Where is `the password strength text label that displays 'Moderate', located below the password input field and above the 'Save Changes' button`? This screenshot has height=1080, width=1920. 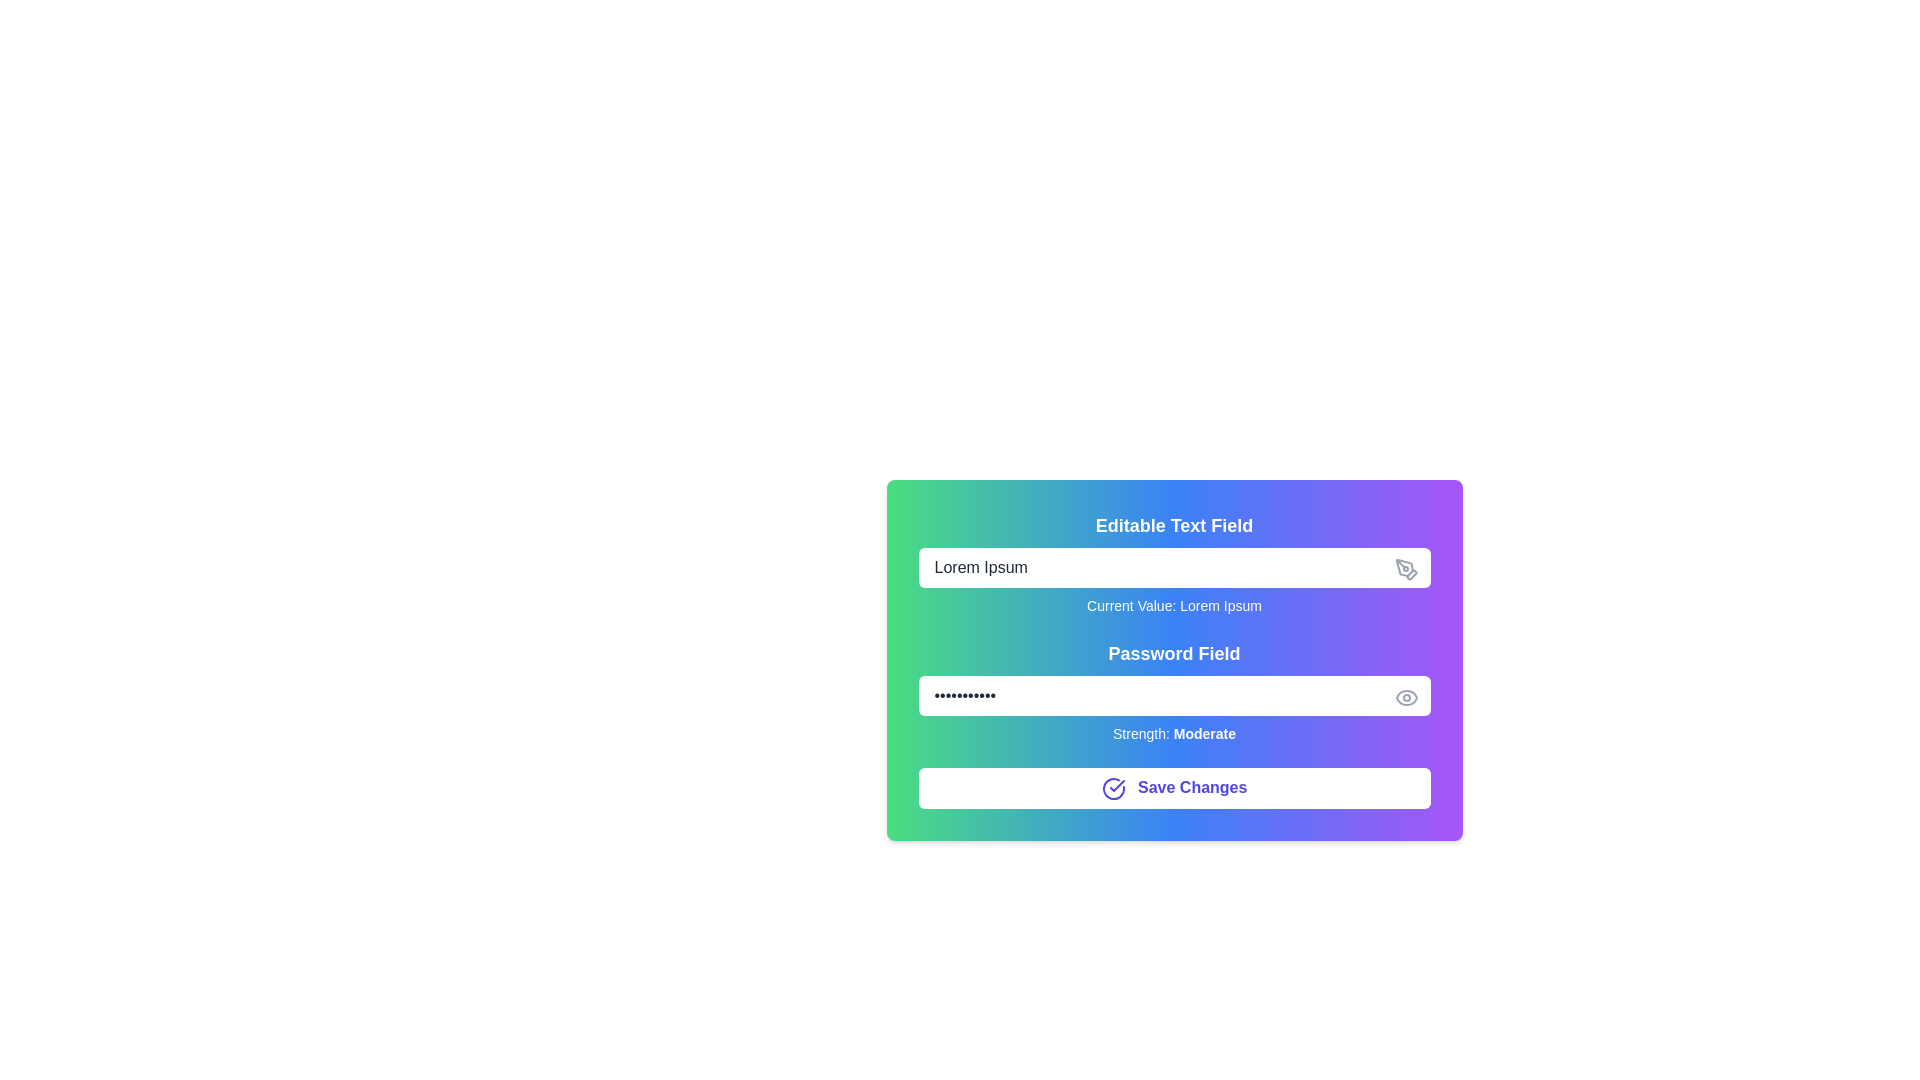
the password strength text label that displays 'Moderate', located below the password input field and above the 'Save Changes' button is located at coordinates (1174, 733).